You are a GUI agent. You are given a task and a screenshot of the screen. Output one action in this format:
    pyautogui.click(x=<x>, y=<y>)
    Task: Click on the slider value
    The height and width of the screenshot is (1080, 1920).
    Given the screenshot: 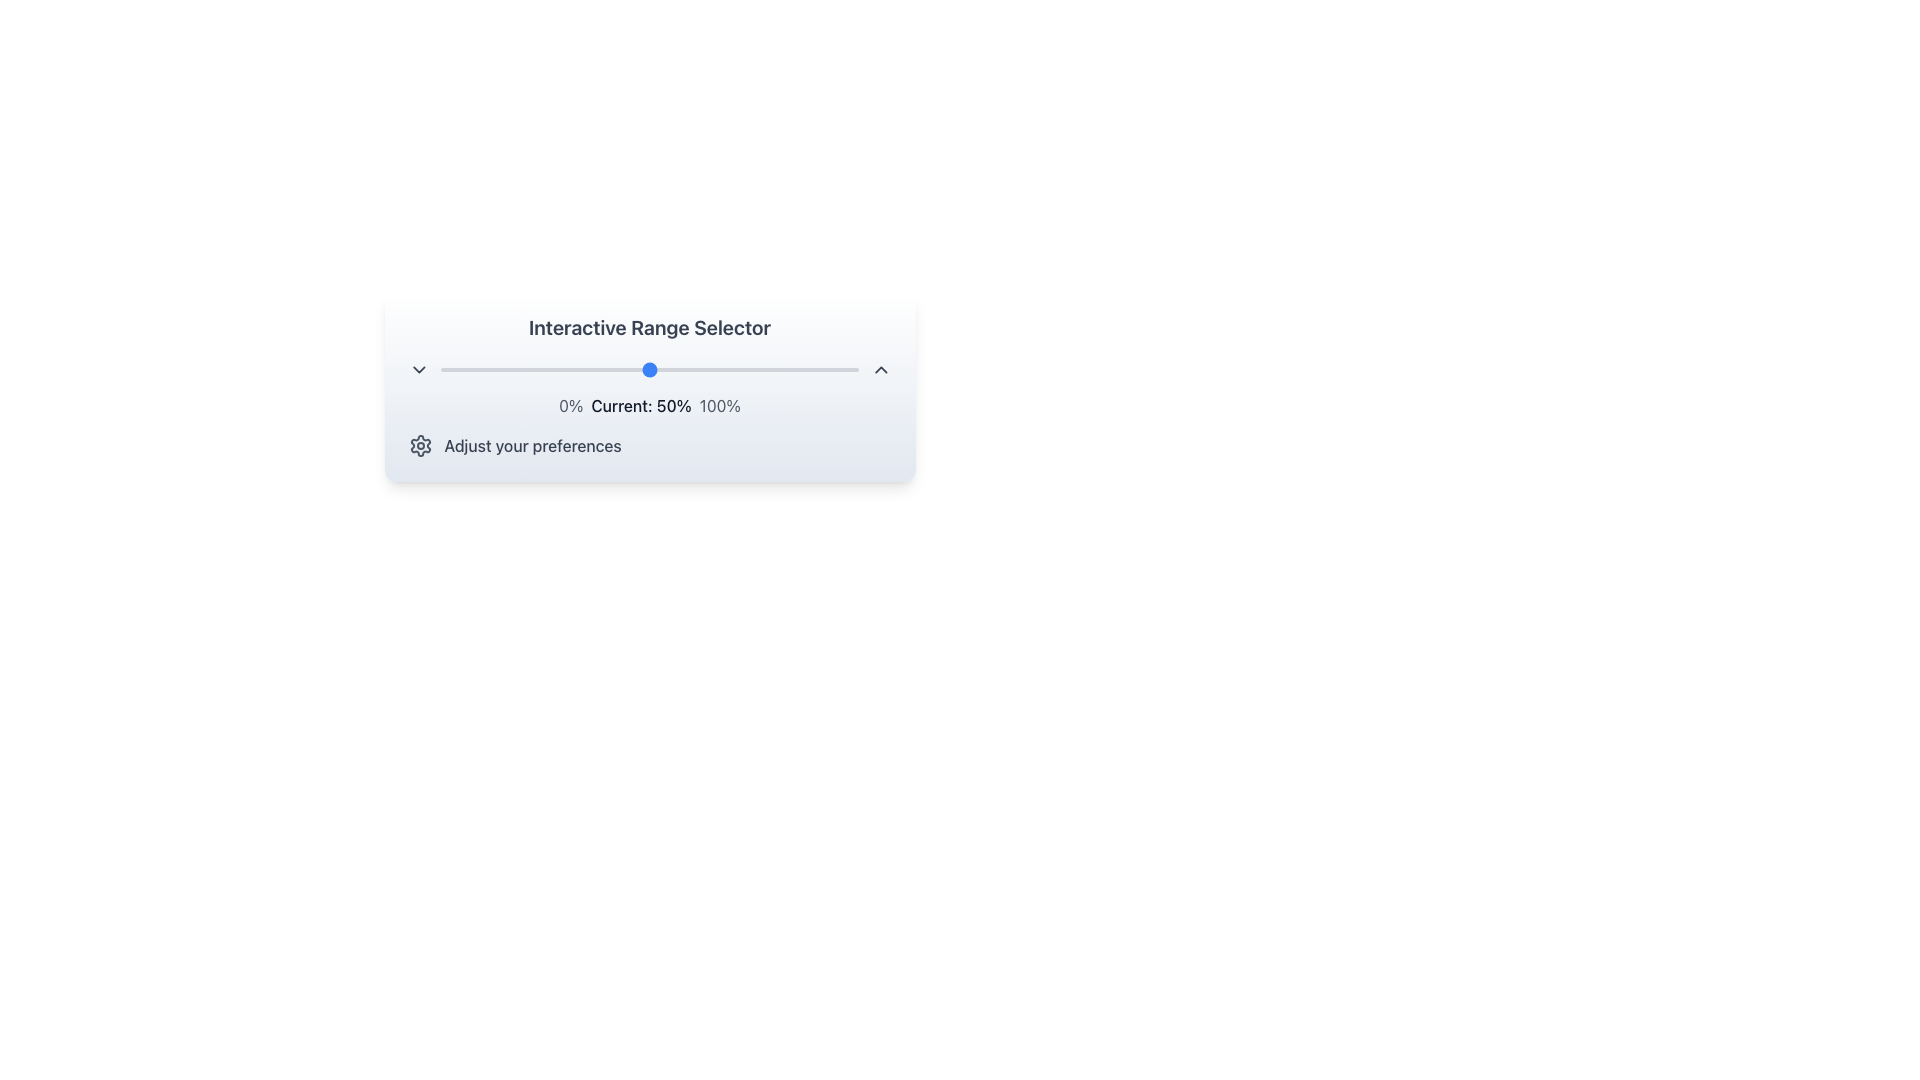 What is the action you would take?
    pyautogui.click(x=469, y=370)
    